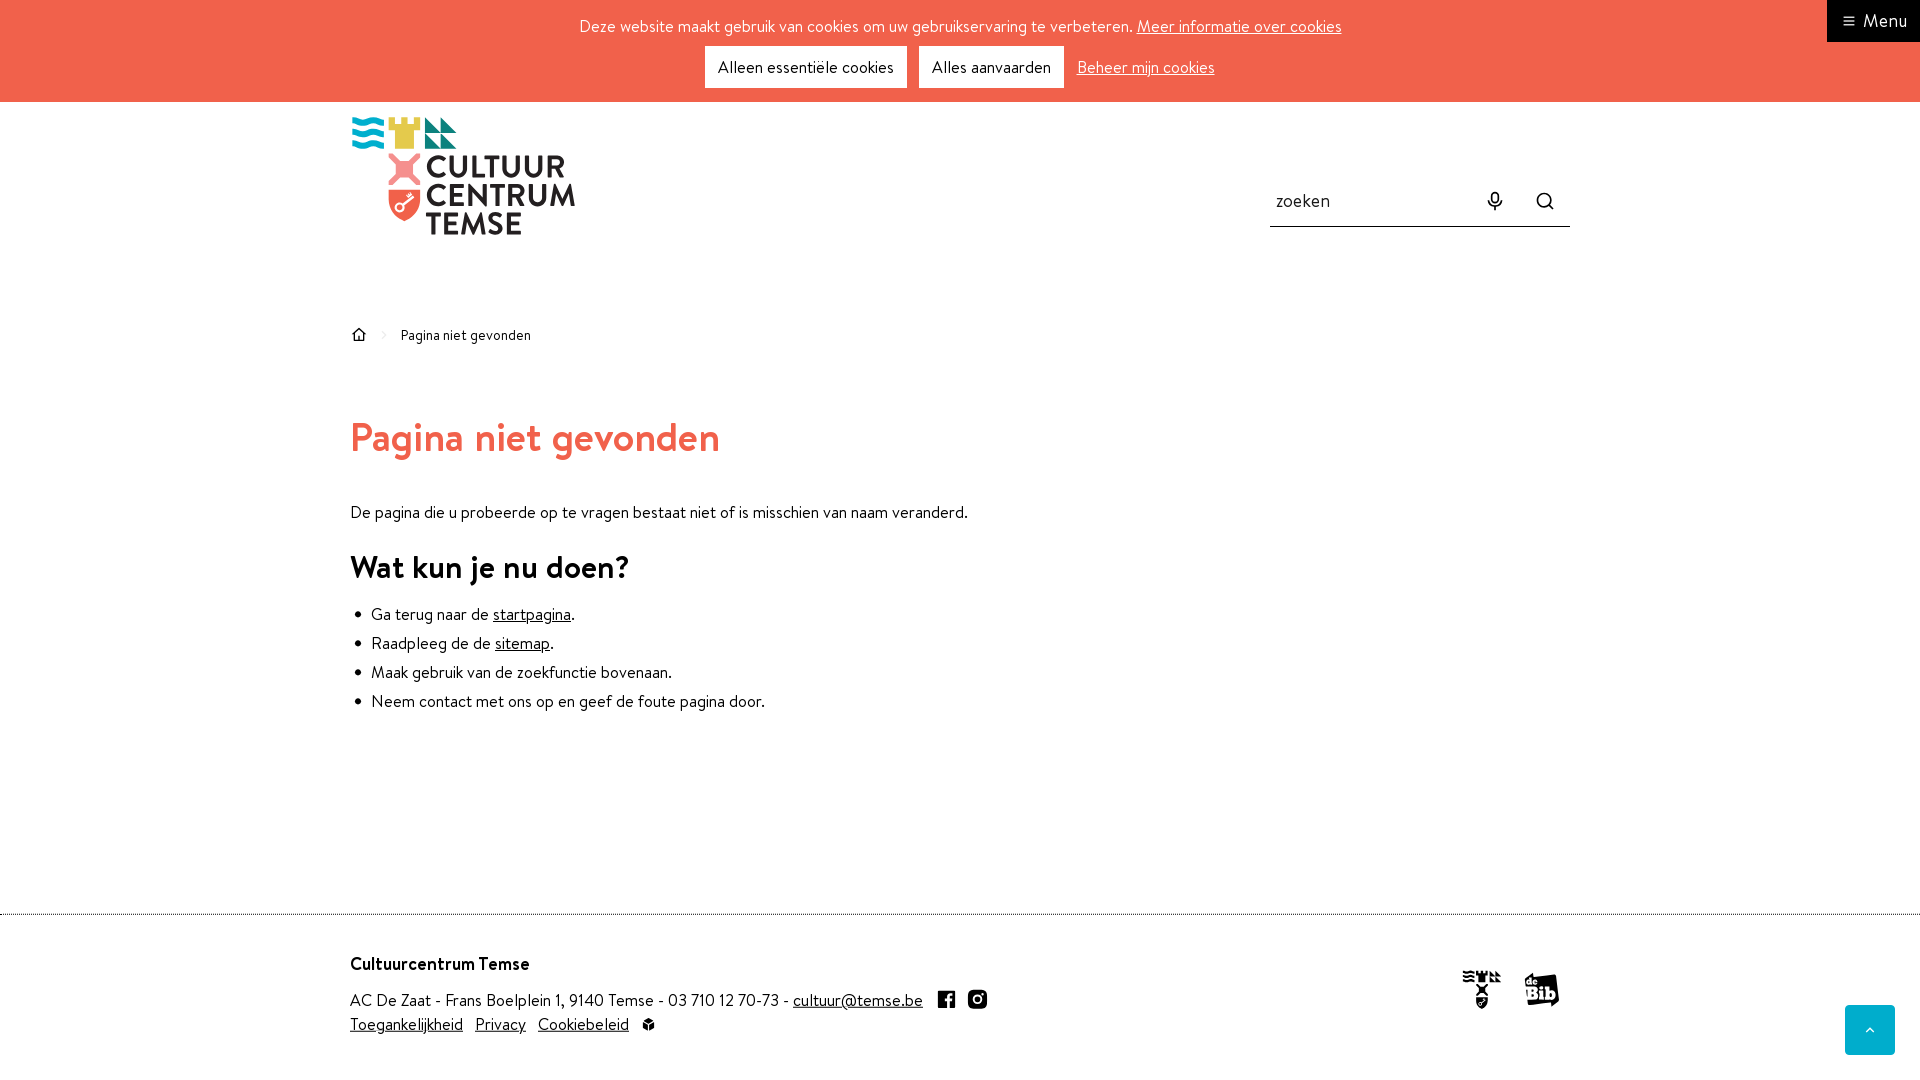 The width and height of the screenshot is (1920, 1080). I want to click on 'Facebook', so click(945, 999).